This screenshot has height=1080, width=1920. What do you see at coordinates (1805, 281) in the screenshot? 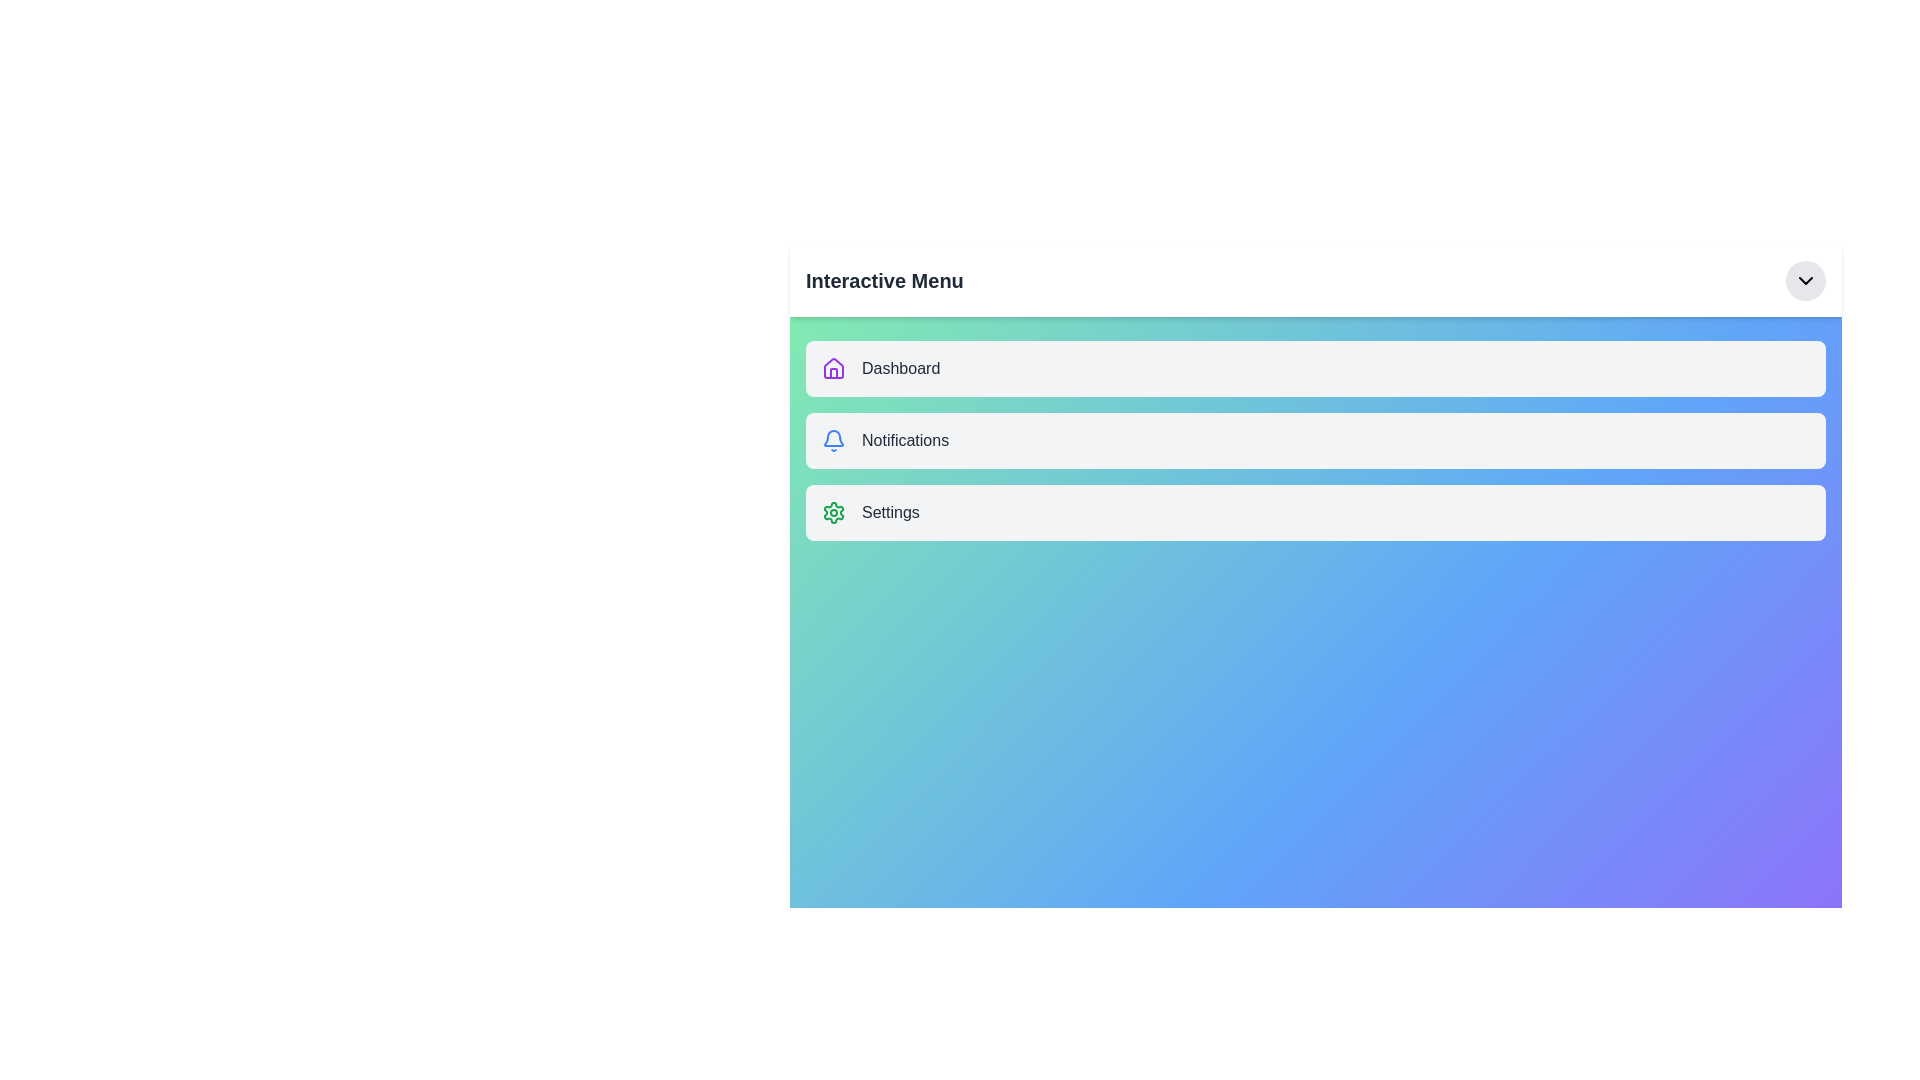
I see `down arrow button to toggle the menu state` at bounding box center [1805, 281].